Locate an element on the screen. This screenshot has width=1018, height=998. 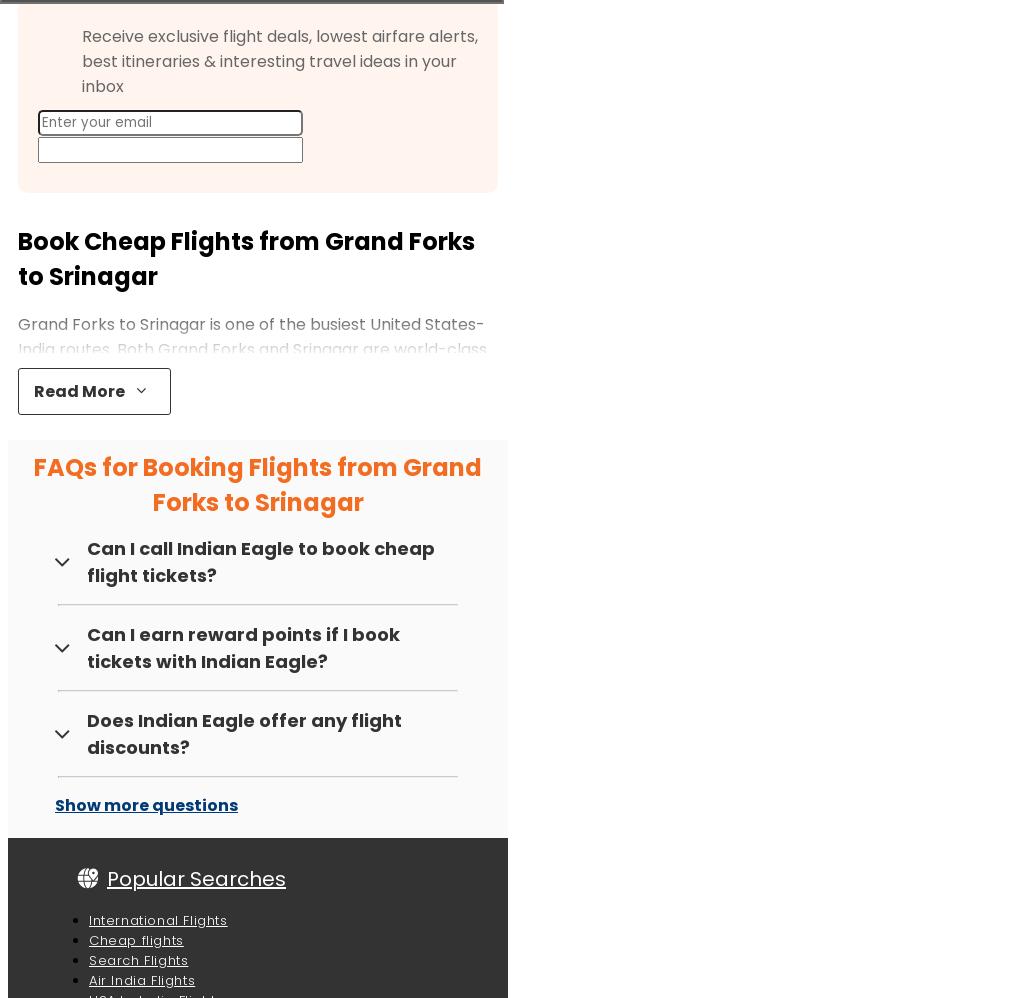
'Read More' is located at coordinates (79, 389).